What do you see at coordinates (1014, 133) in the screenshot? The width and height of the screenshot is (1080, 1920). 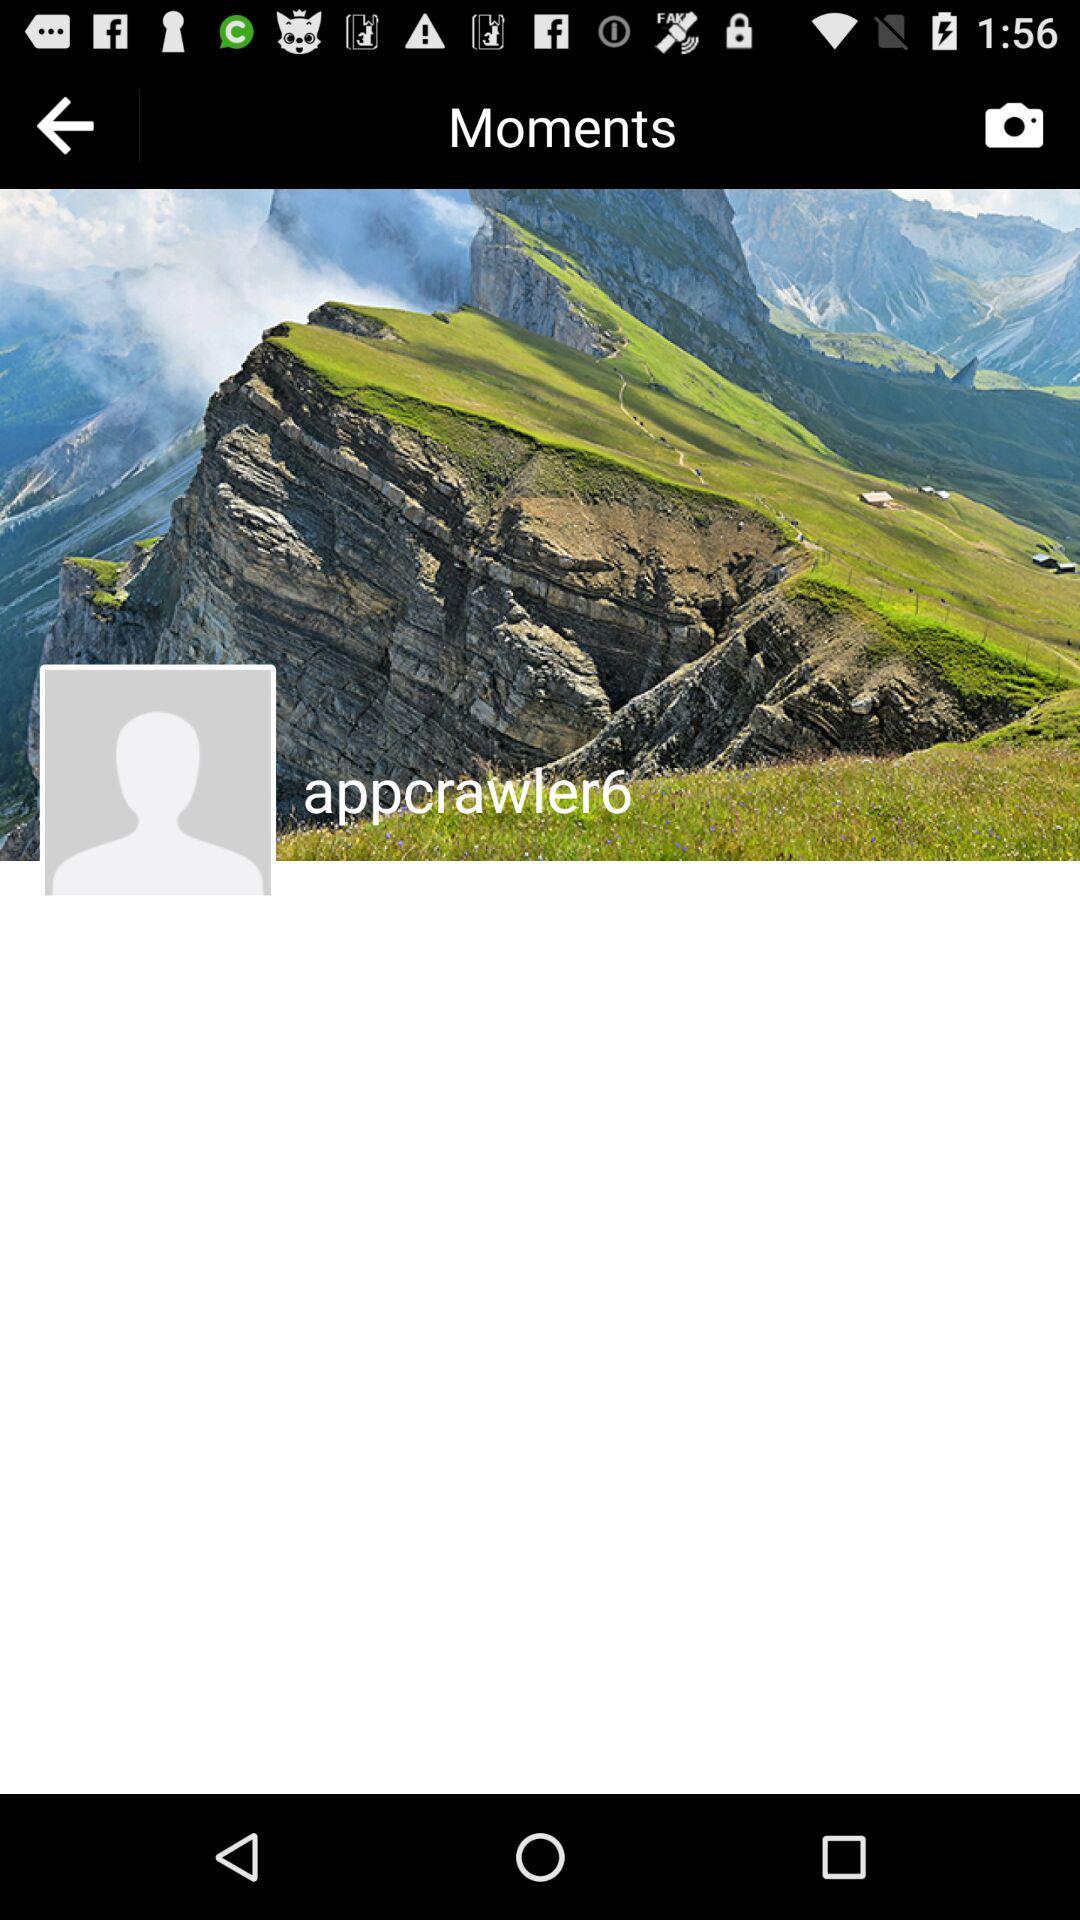 I see `the photo icon` at bounding box center [1014, 133].